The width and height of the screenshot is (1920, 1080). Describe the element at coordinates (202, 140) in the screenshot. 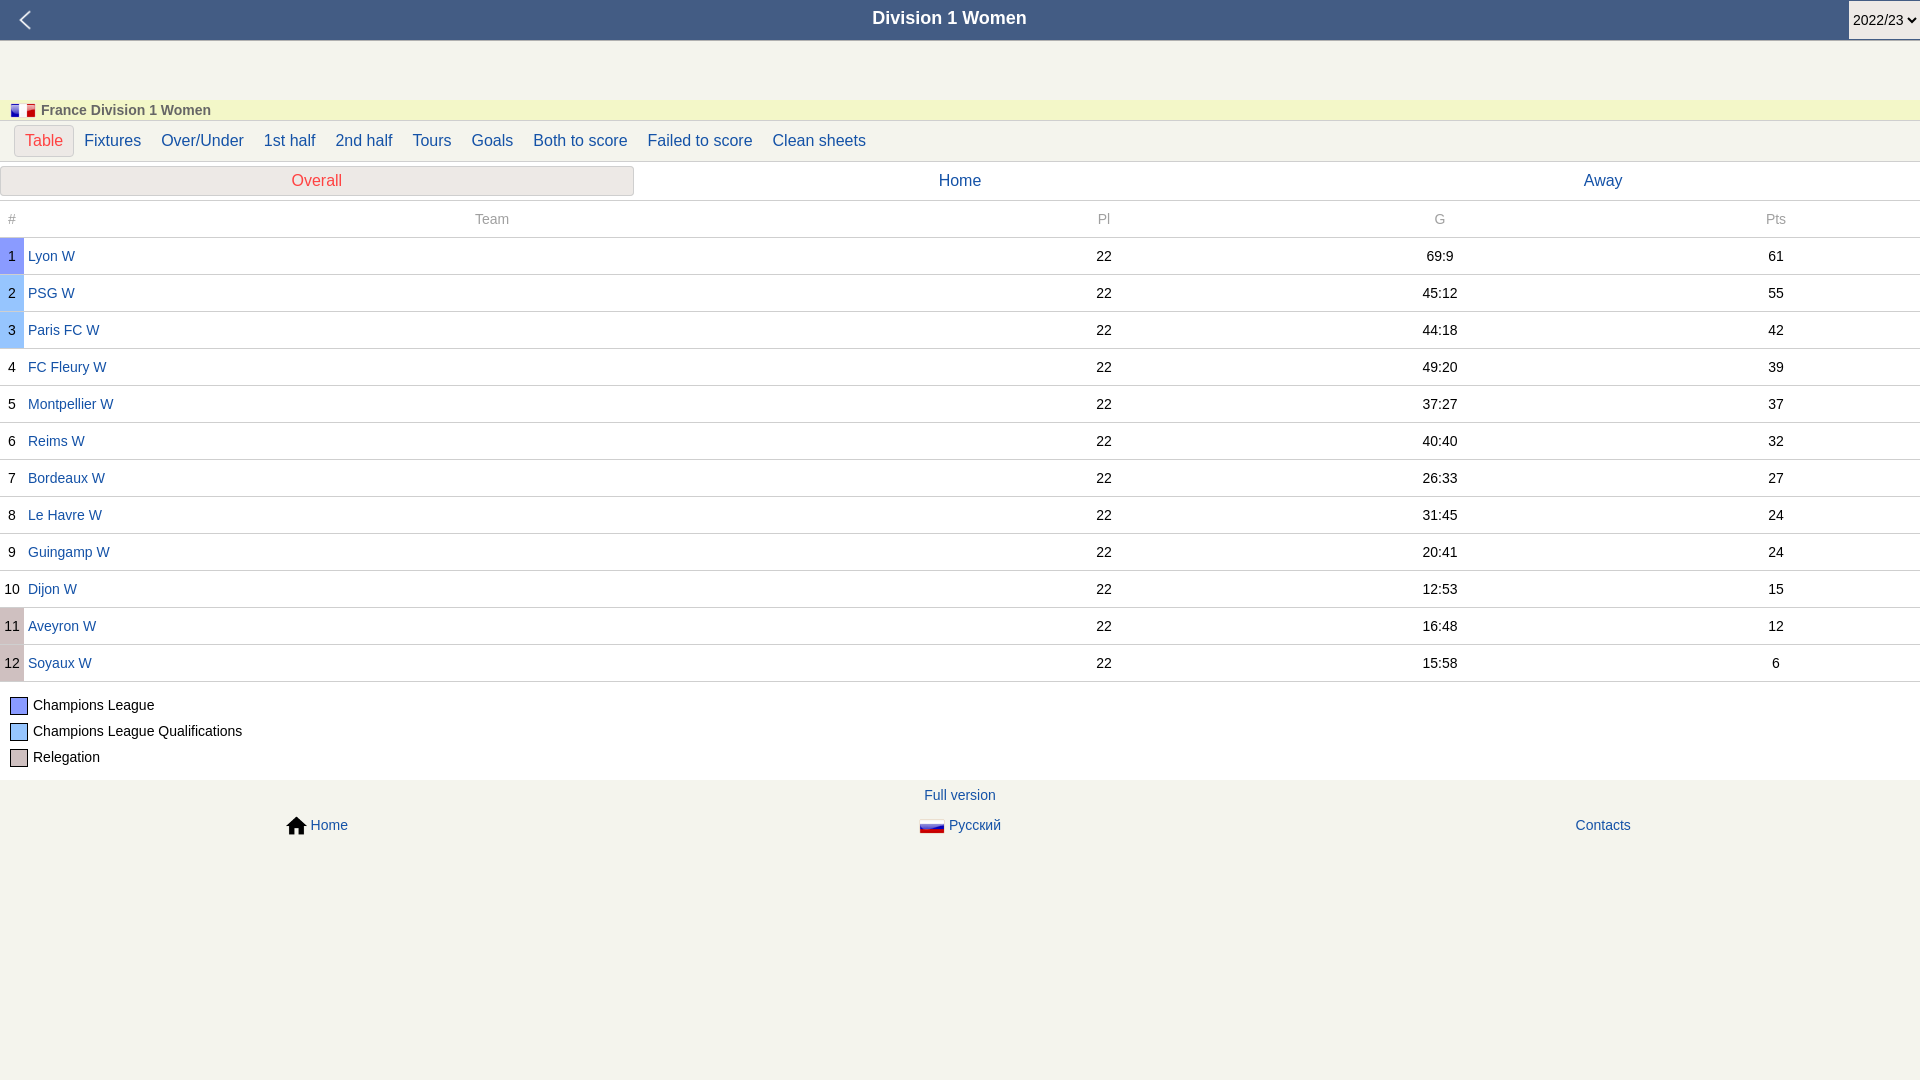

I see `'Over/Under'` at that location.